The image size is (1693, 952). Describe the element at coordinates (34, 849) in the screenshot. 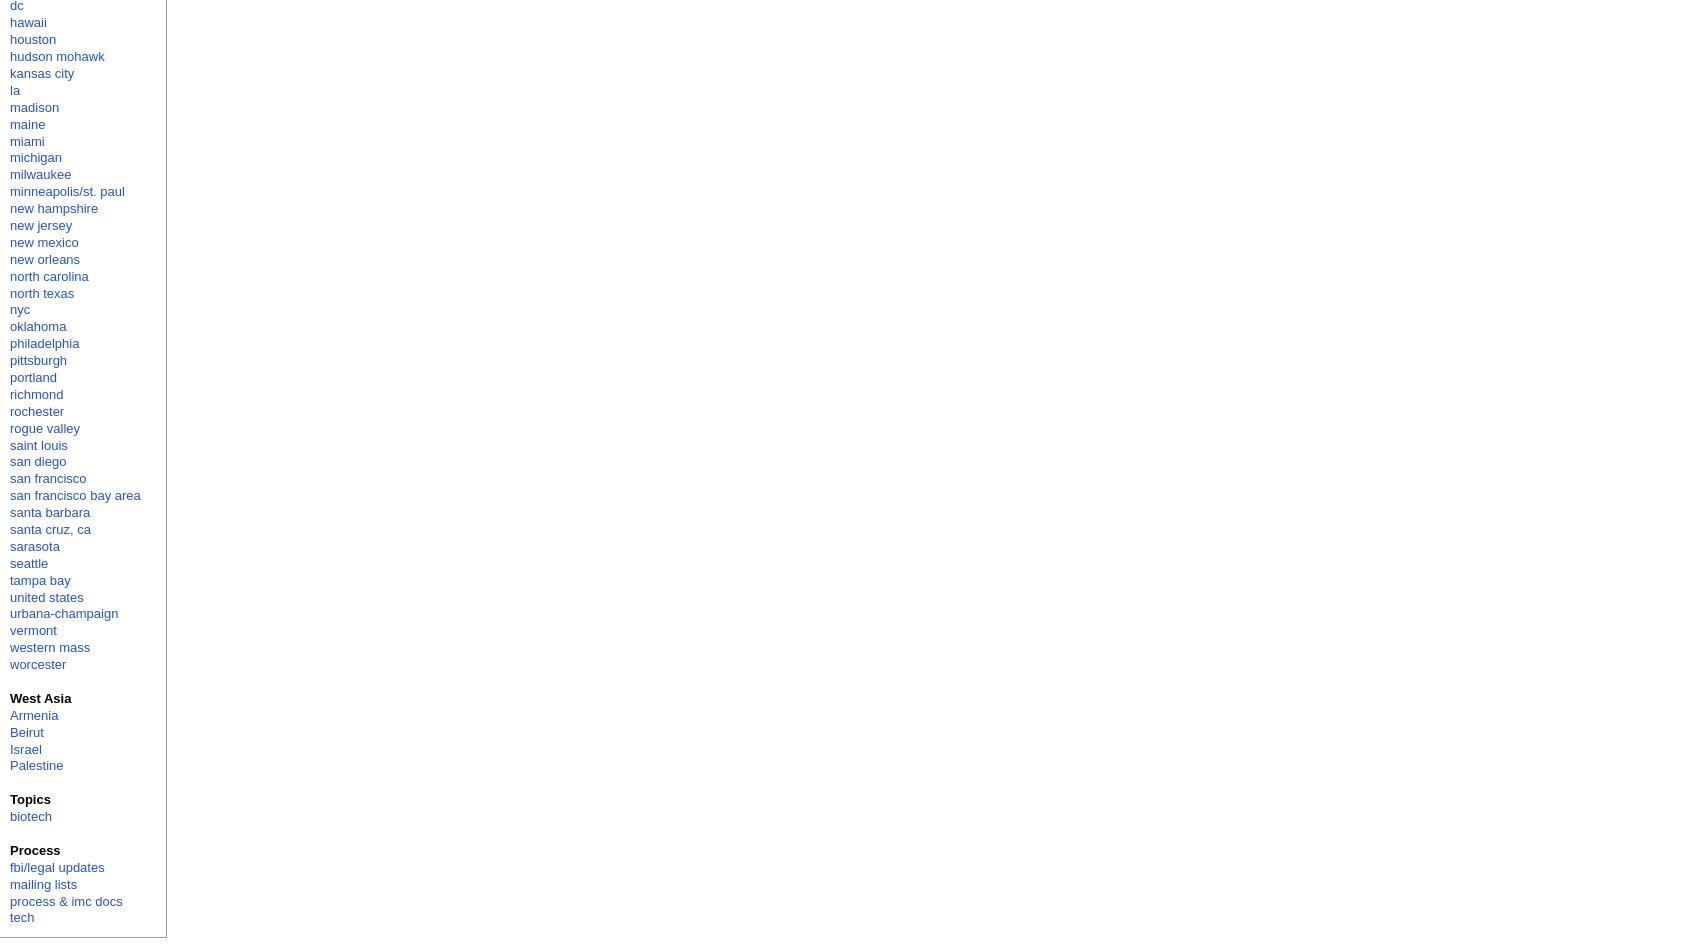

I see `'Process'` at that location.